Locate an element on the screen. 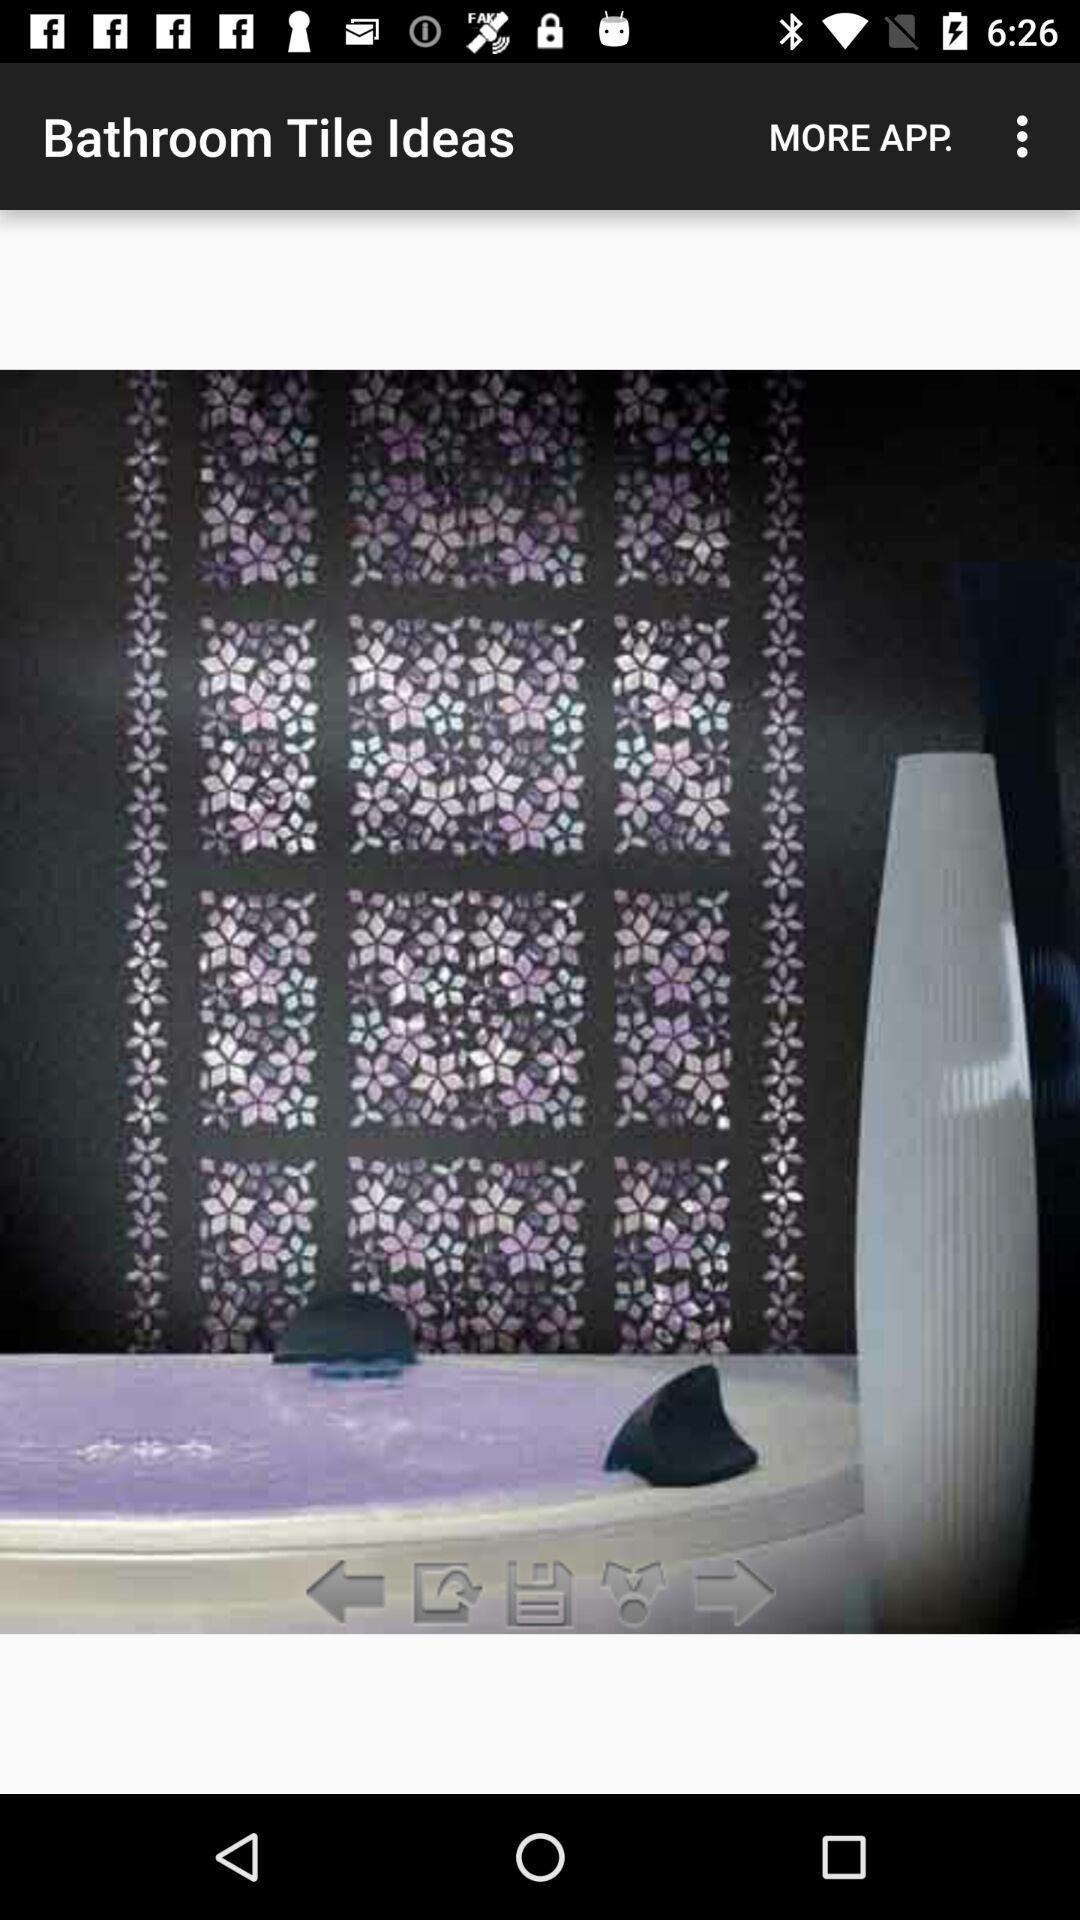 This screenshot has height=1920, width=1080. next page is located at coordinates (729, 1593).